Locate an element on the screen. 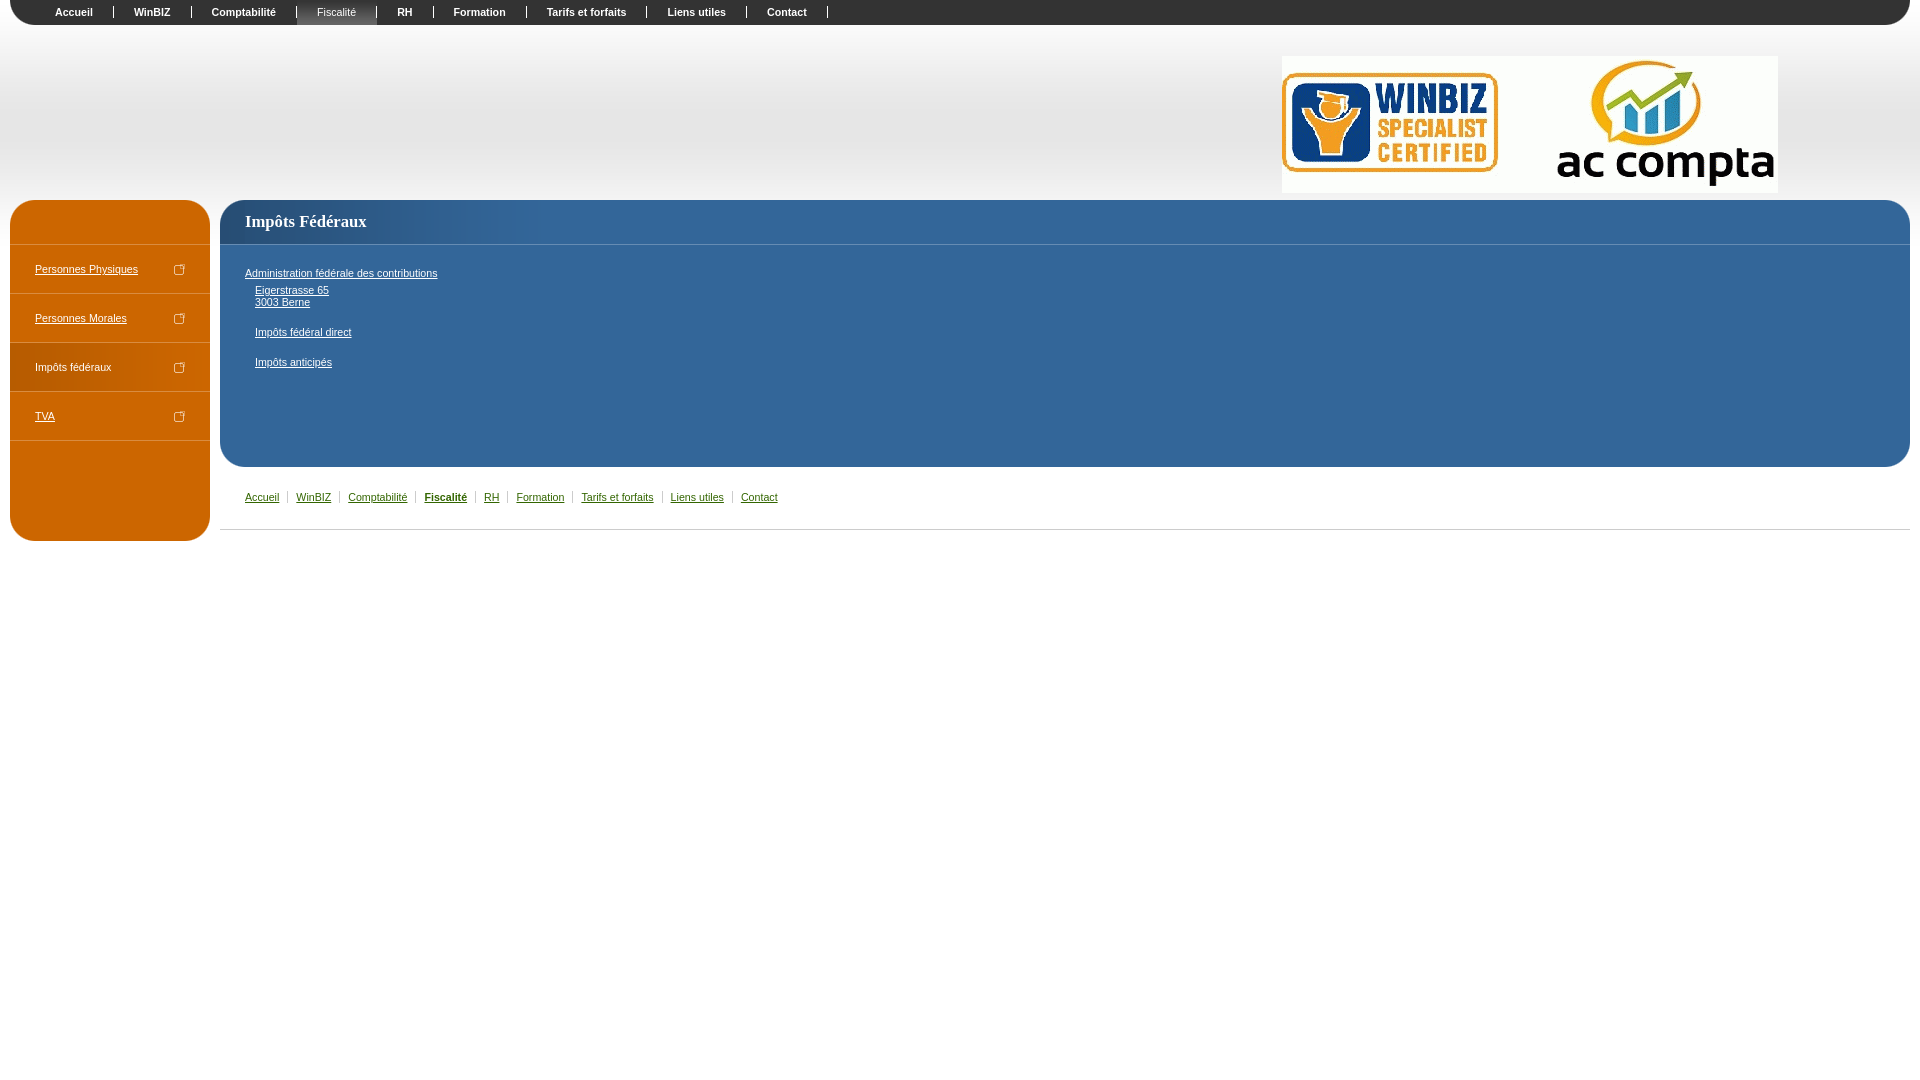  'WinBIZ' is located at coordinates (152, 11).